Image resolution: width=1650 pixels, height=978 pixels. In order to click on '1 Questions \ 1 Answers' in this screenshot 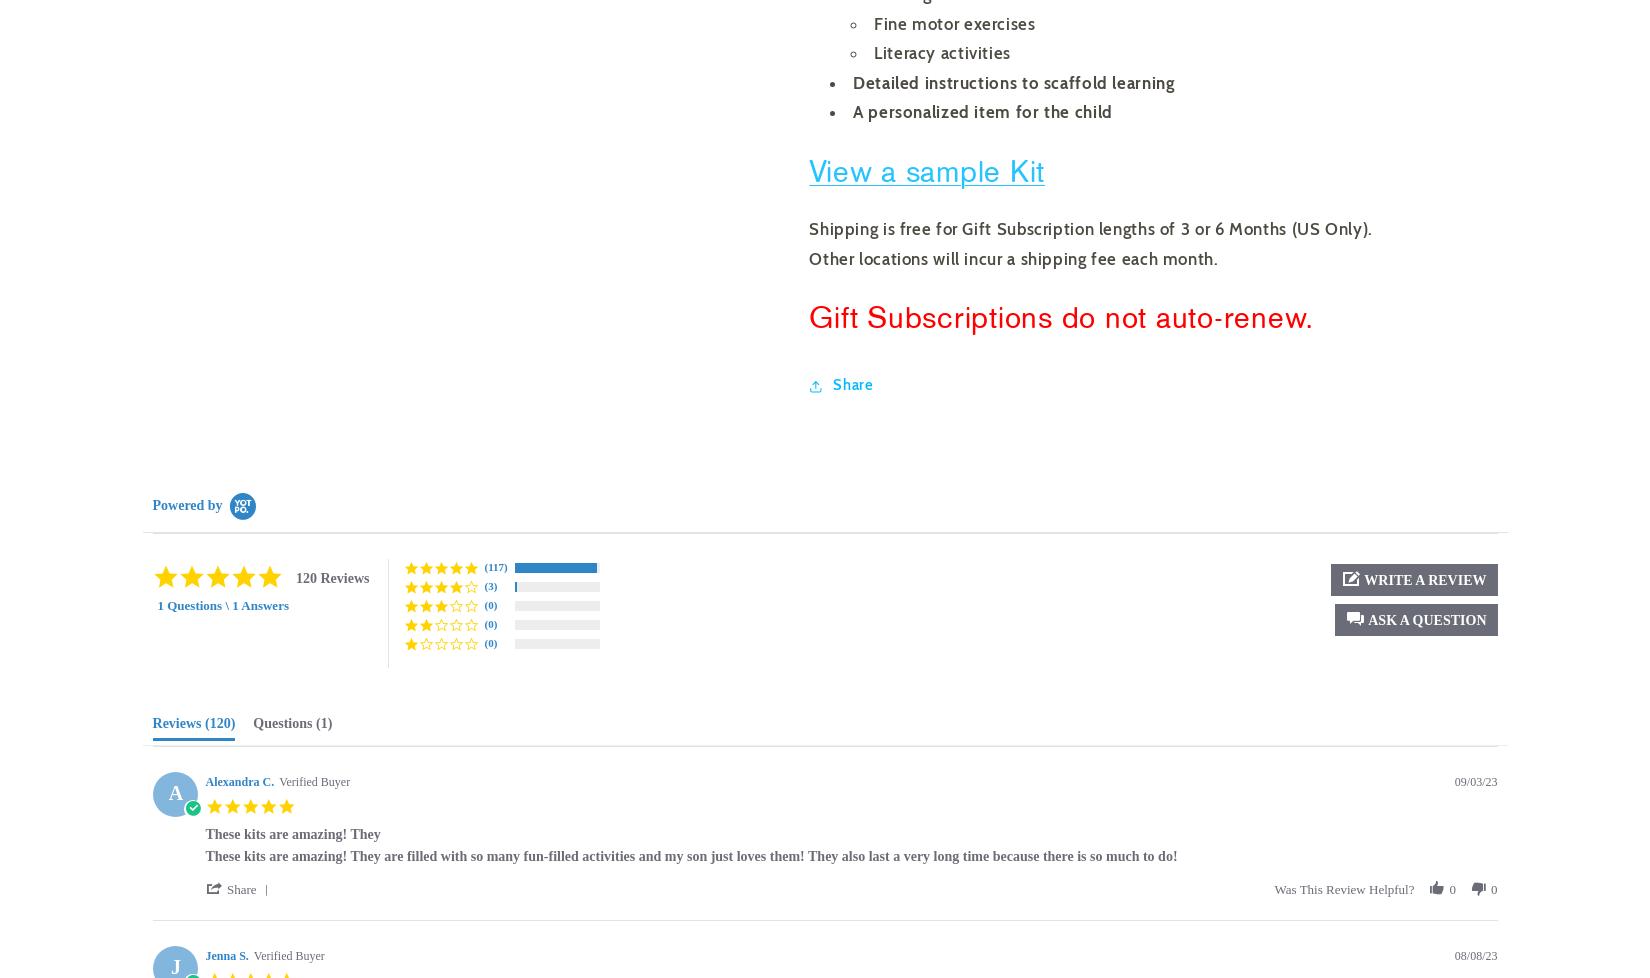, I will do `click(222, 605)`.